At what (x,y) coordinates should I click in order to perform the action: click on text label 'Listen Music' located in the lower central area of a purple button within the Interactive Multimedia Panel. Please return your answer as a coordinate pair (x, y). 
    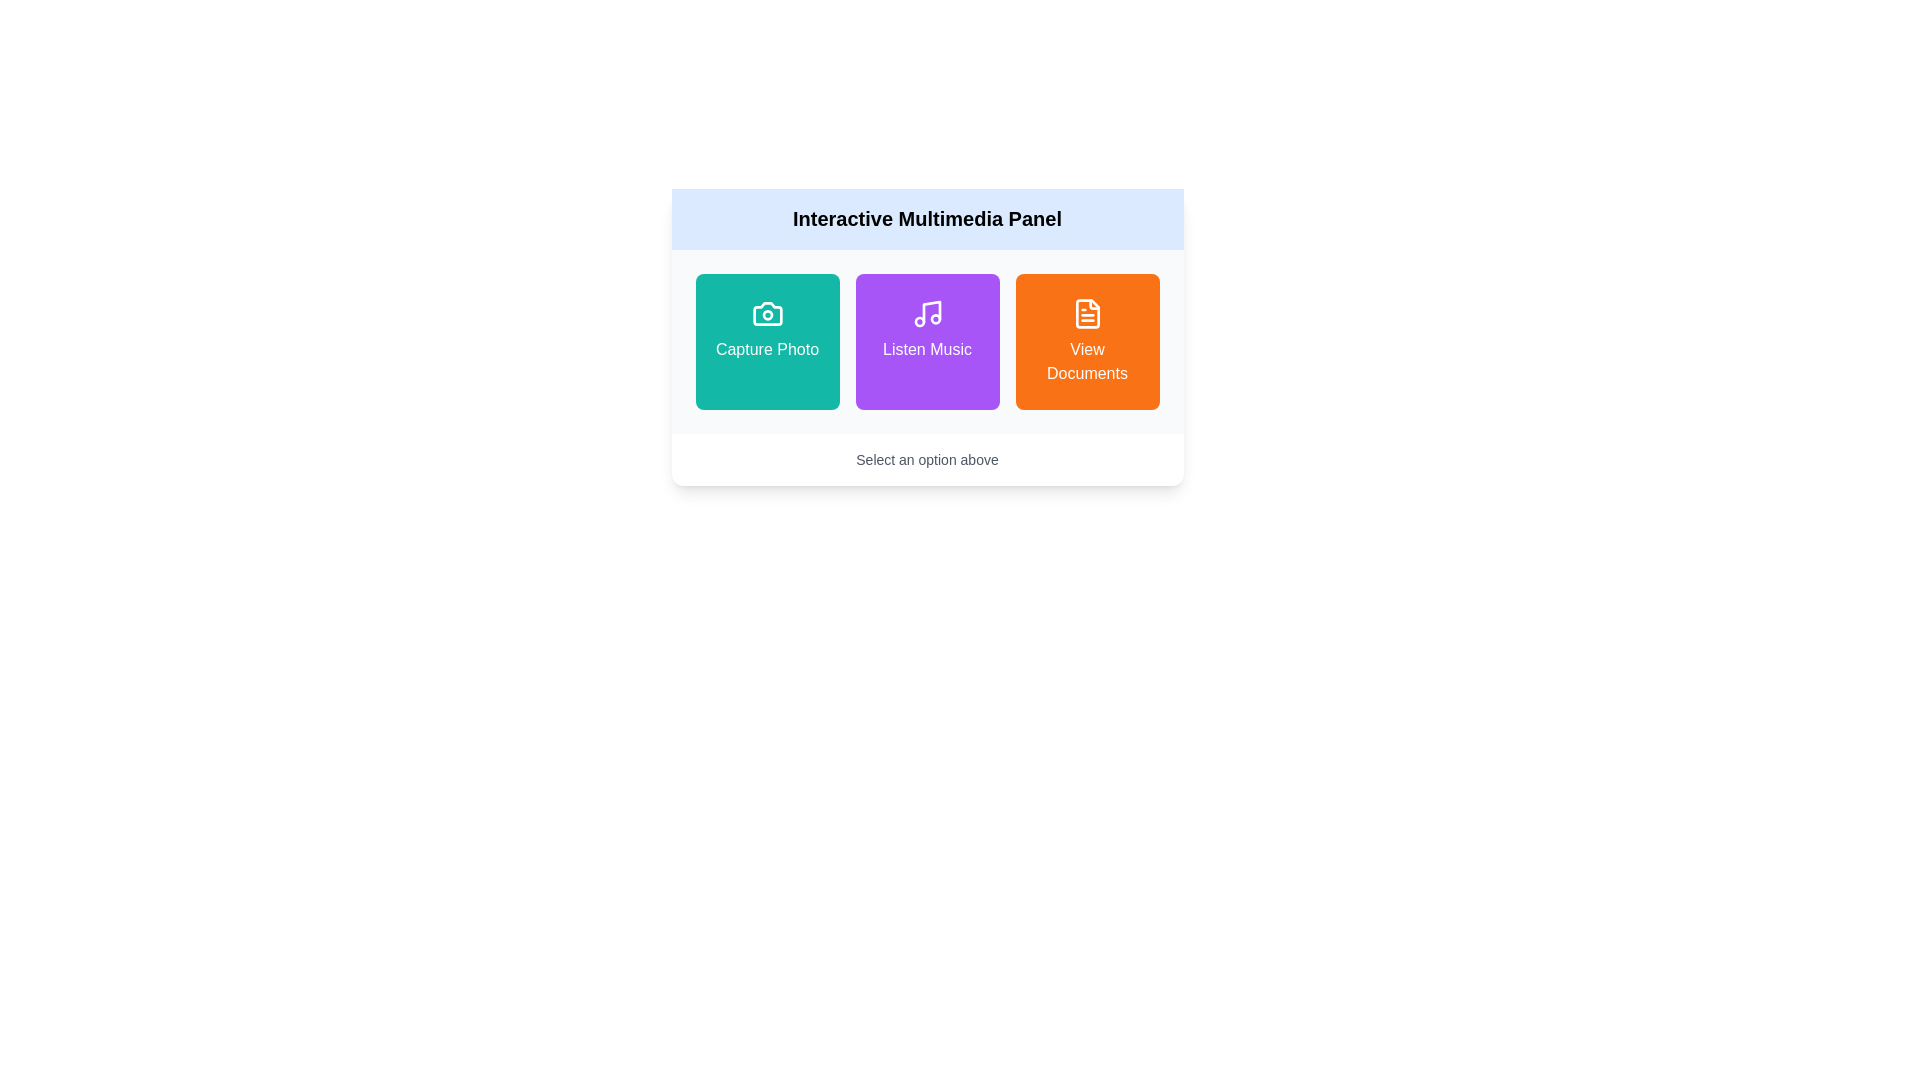
    Looking at the image, I should click on (926, 349).